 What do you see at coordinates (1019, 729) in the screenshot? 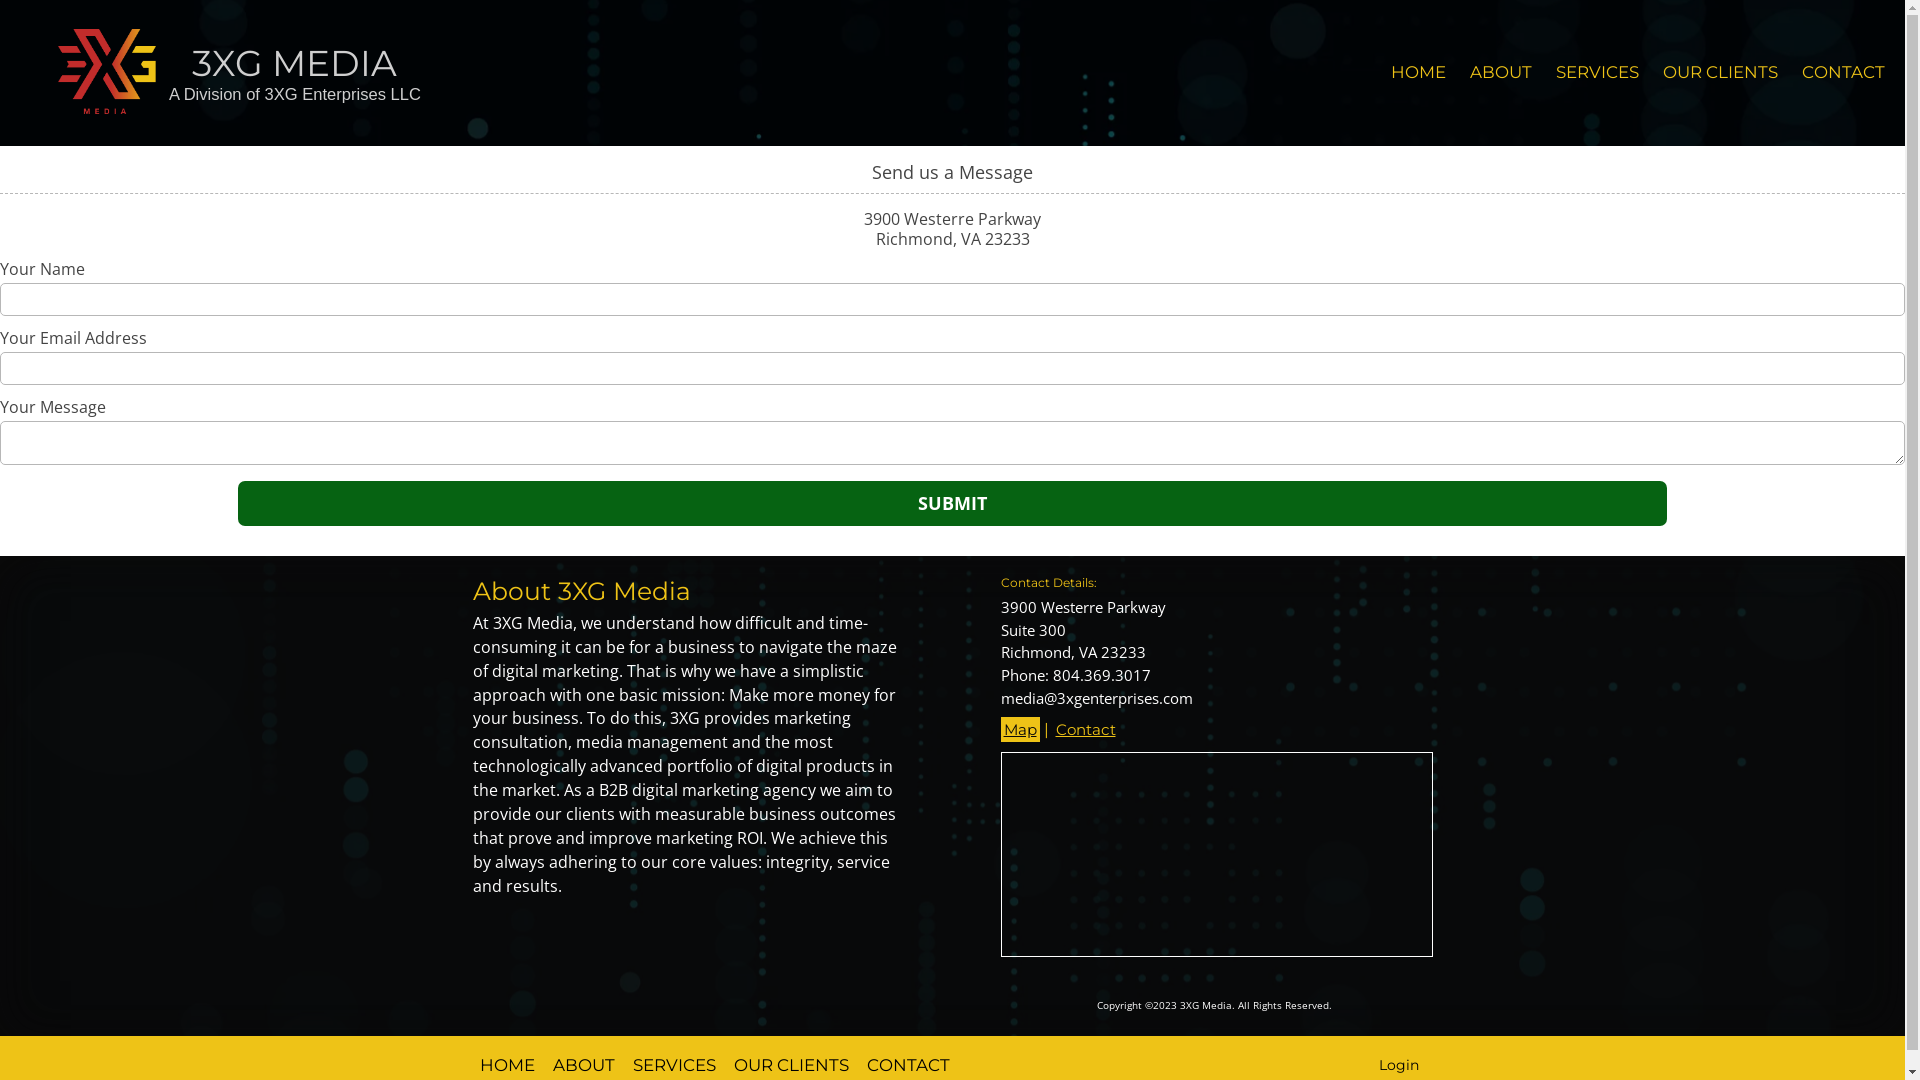
I see `'Map'` at bounding box center [1019, 729].